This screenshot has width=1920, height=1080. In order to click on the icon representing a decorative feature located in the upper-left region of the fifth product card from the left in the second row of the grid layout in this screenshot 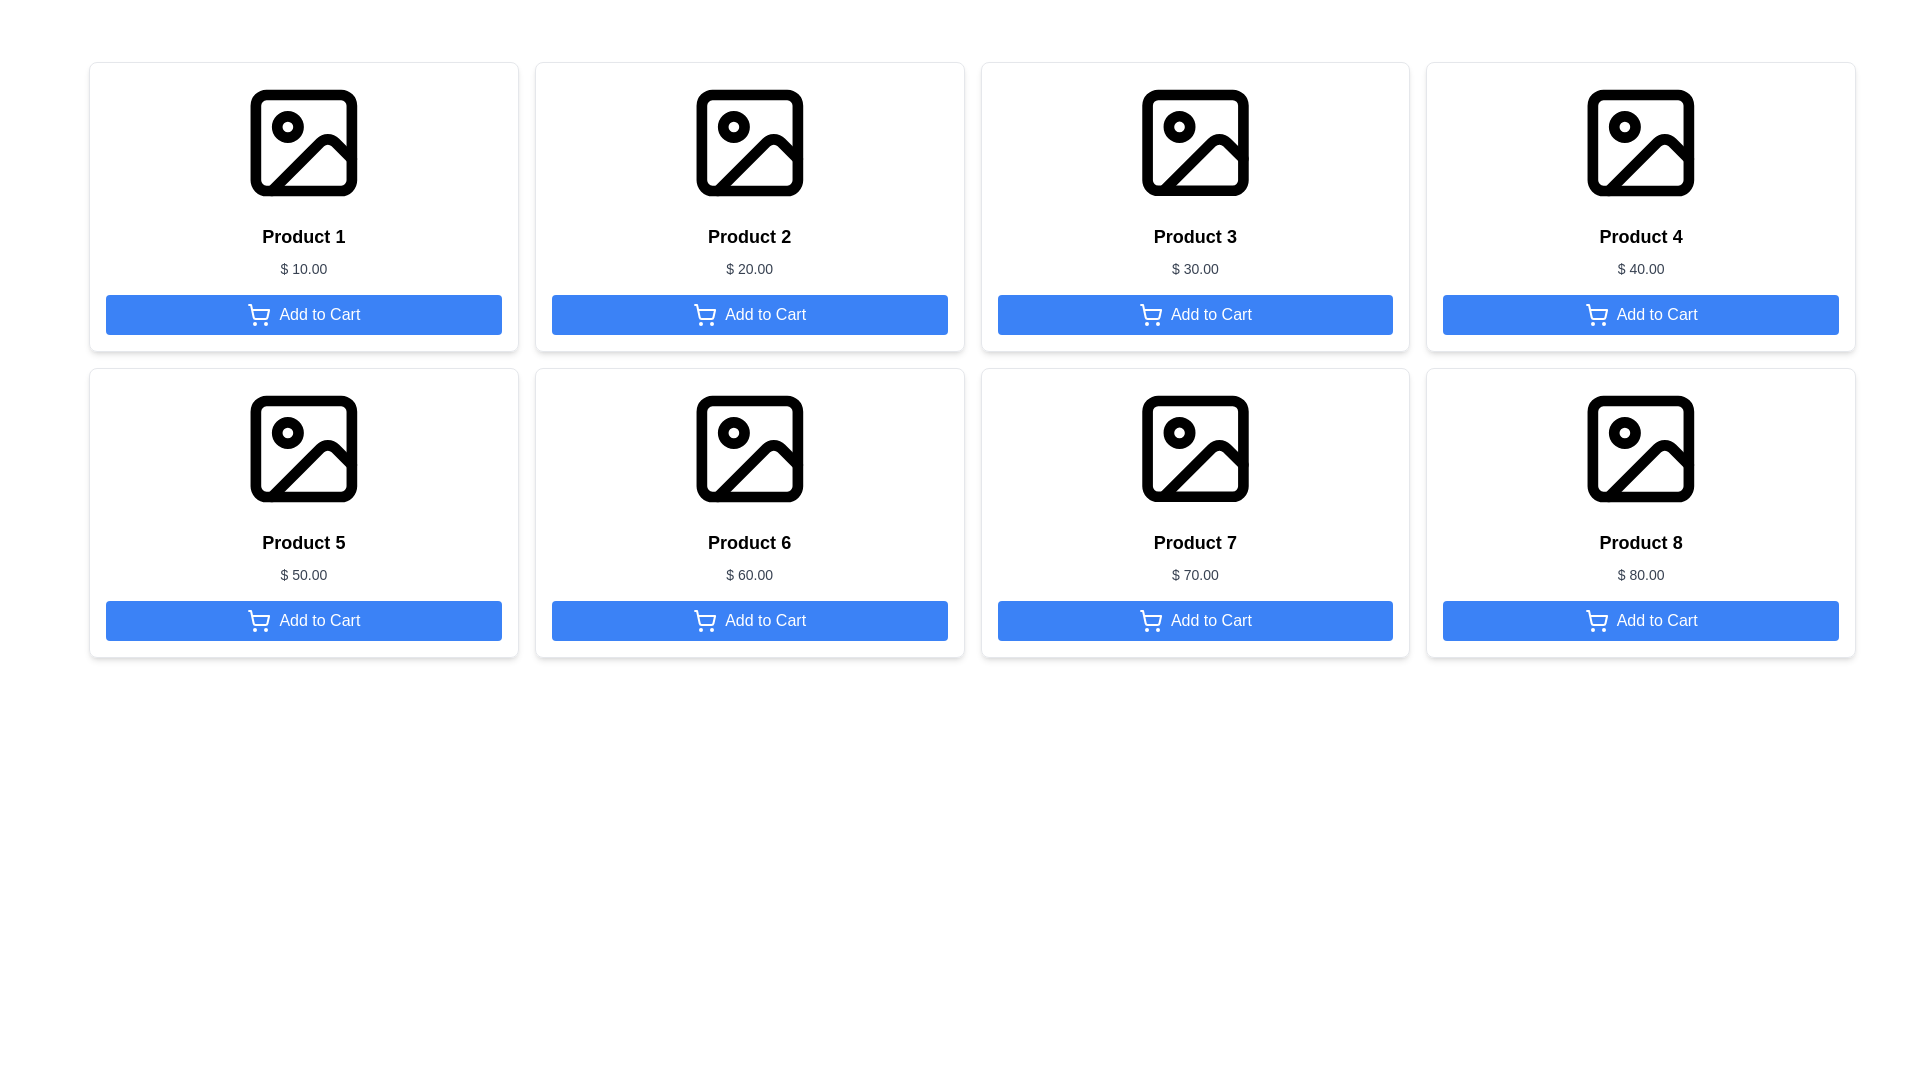, I will do `click(286, 431)`.